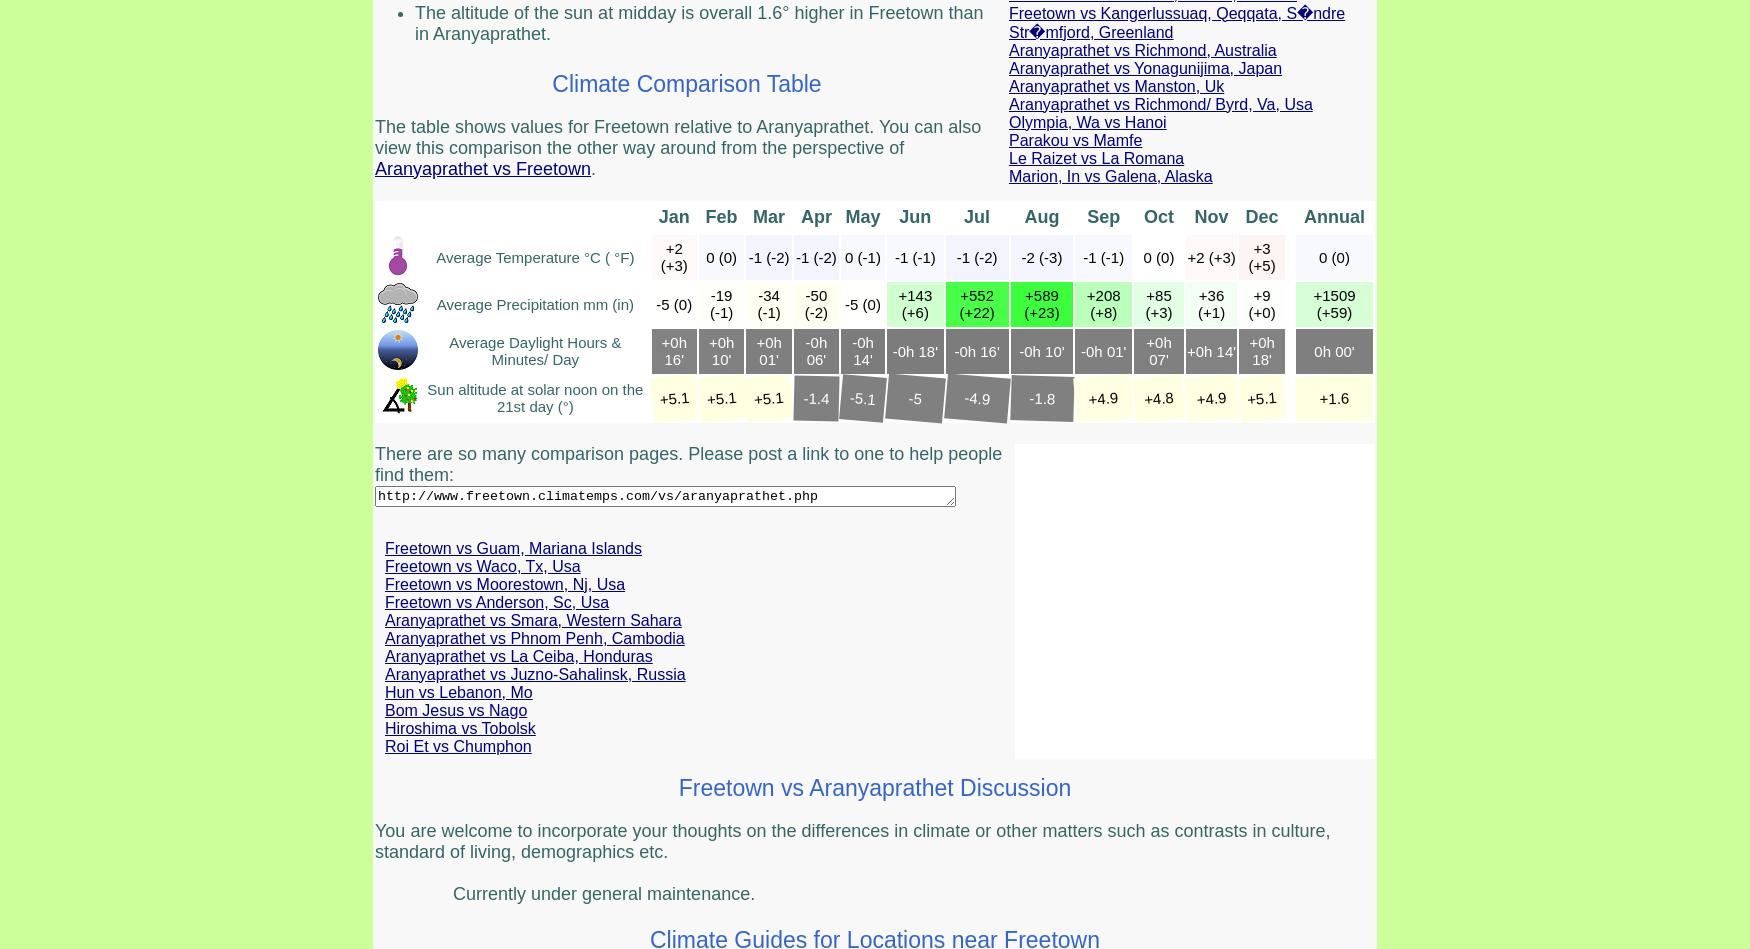  Describe the element at coordinates (1260, 302) in the screenshot. I see `'+9 (+0)'` at that location.